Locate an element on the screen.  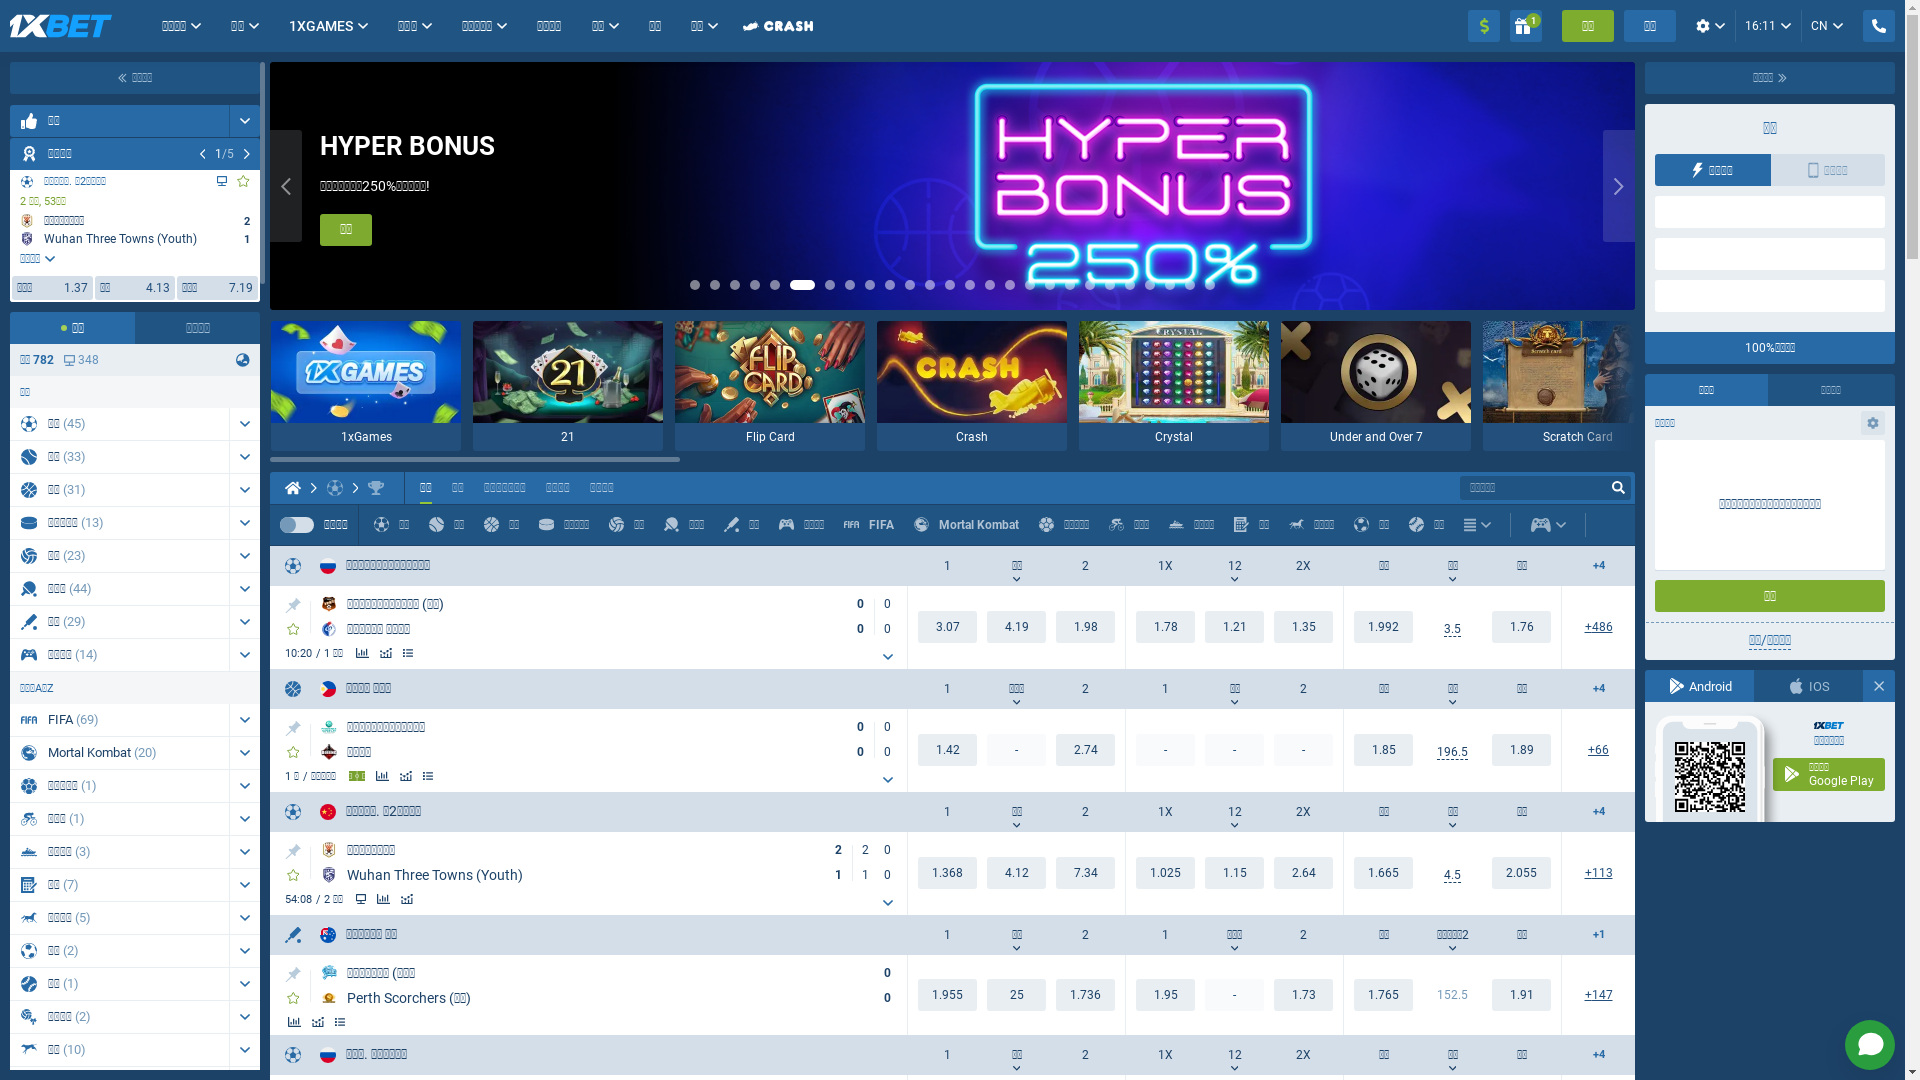
'1.15' is located at coordinates (1233, 871).